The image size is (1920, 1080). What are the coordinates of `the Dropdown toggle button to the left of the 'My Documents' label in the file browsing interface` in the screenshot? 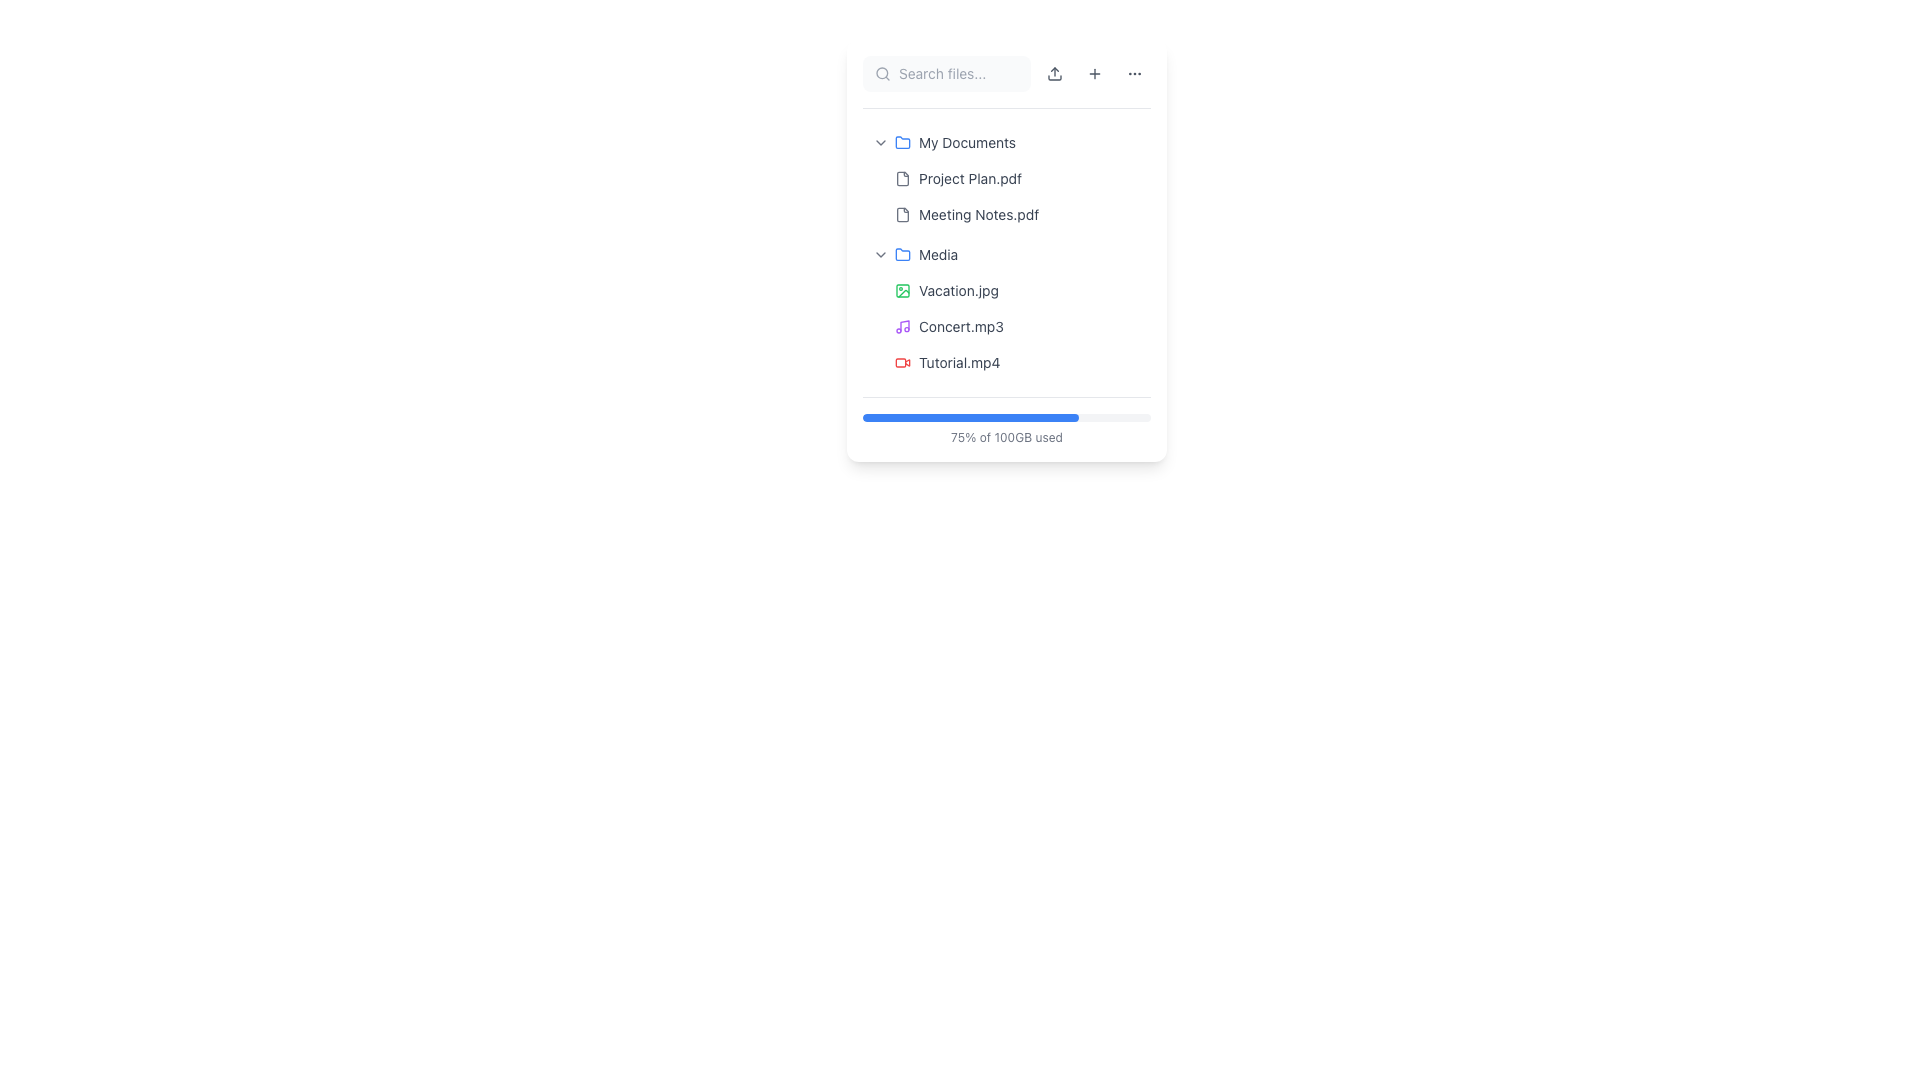 It's located at (880, 141).